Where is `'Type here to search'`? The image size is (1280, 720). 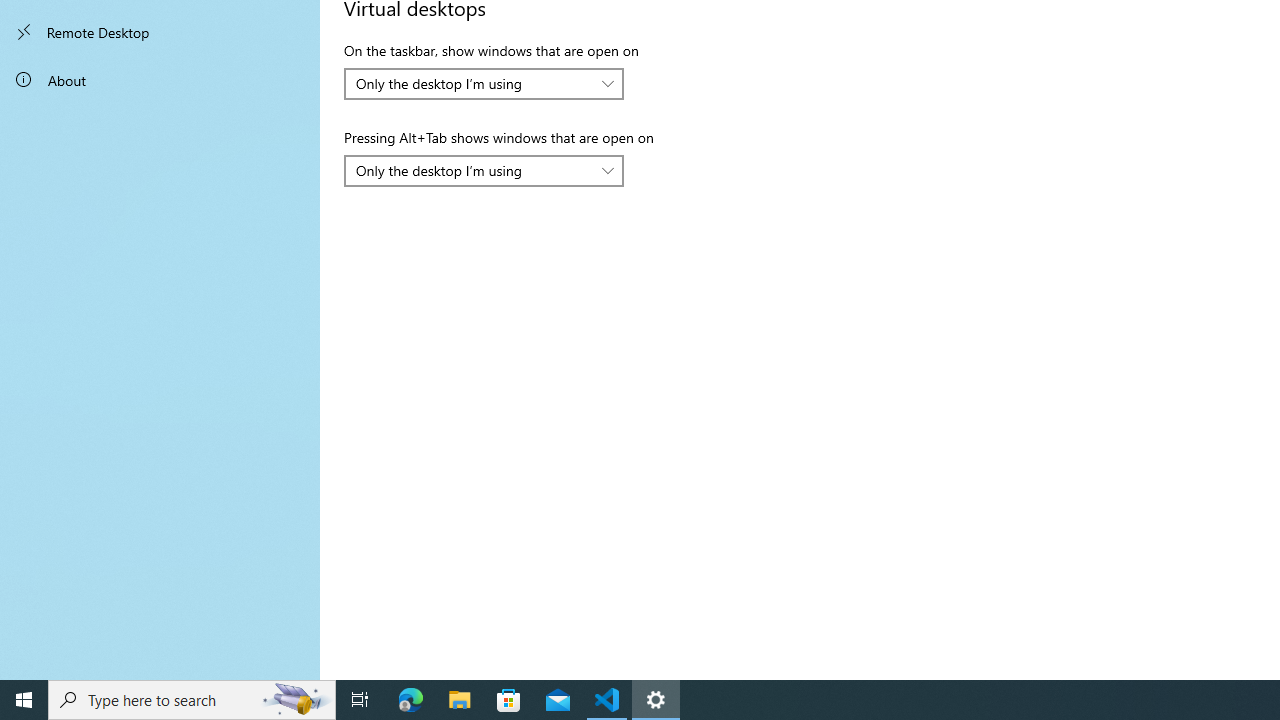
'Type here to search' is located at coordinates (192, 698).